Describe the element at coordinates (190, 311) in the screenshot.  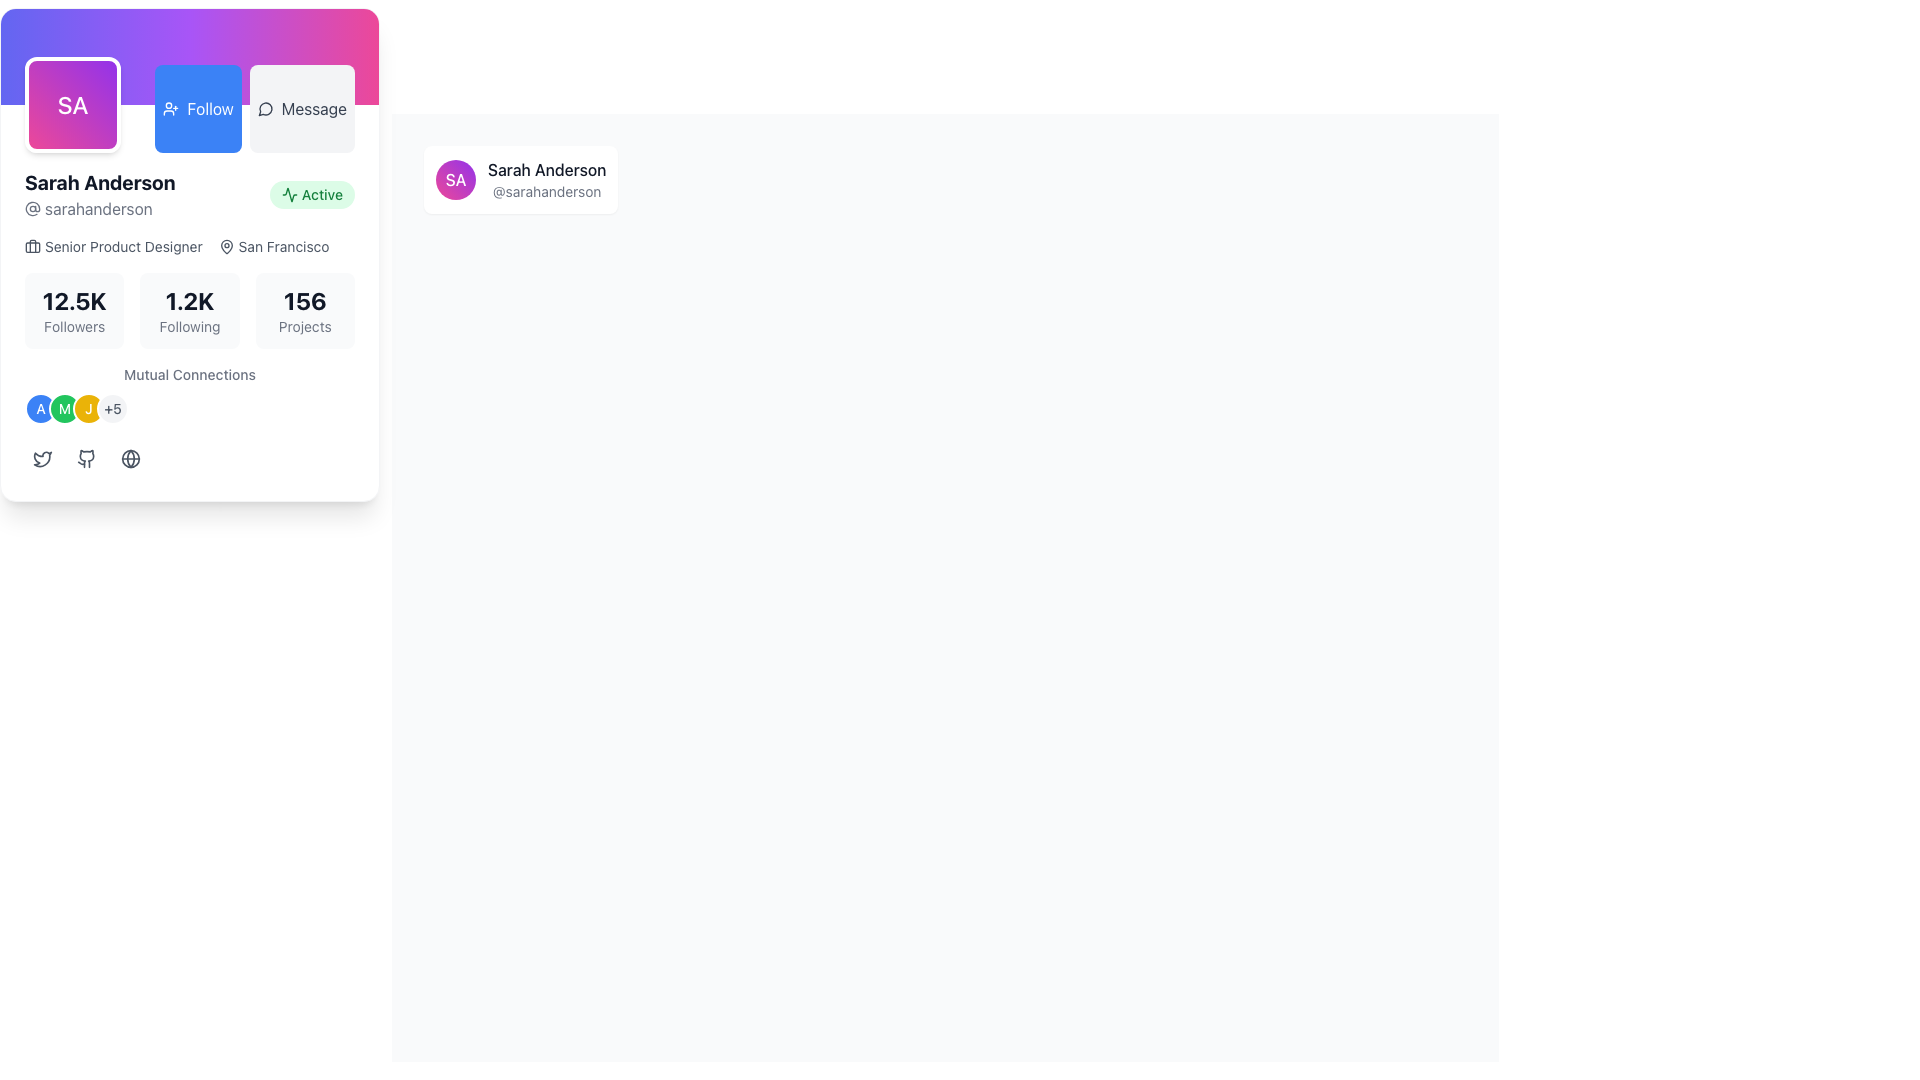
I see `the middle Text display block that shows '1.2K' on top and 'Following' below, which is part of a three-column layout in a profile card` at that location.